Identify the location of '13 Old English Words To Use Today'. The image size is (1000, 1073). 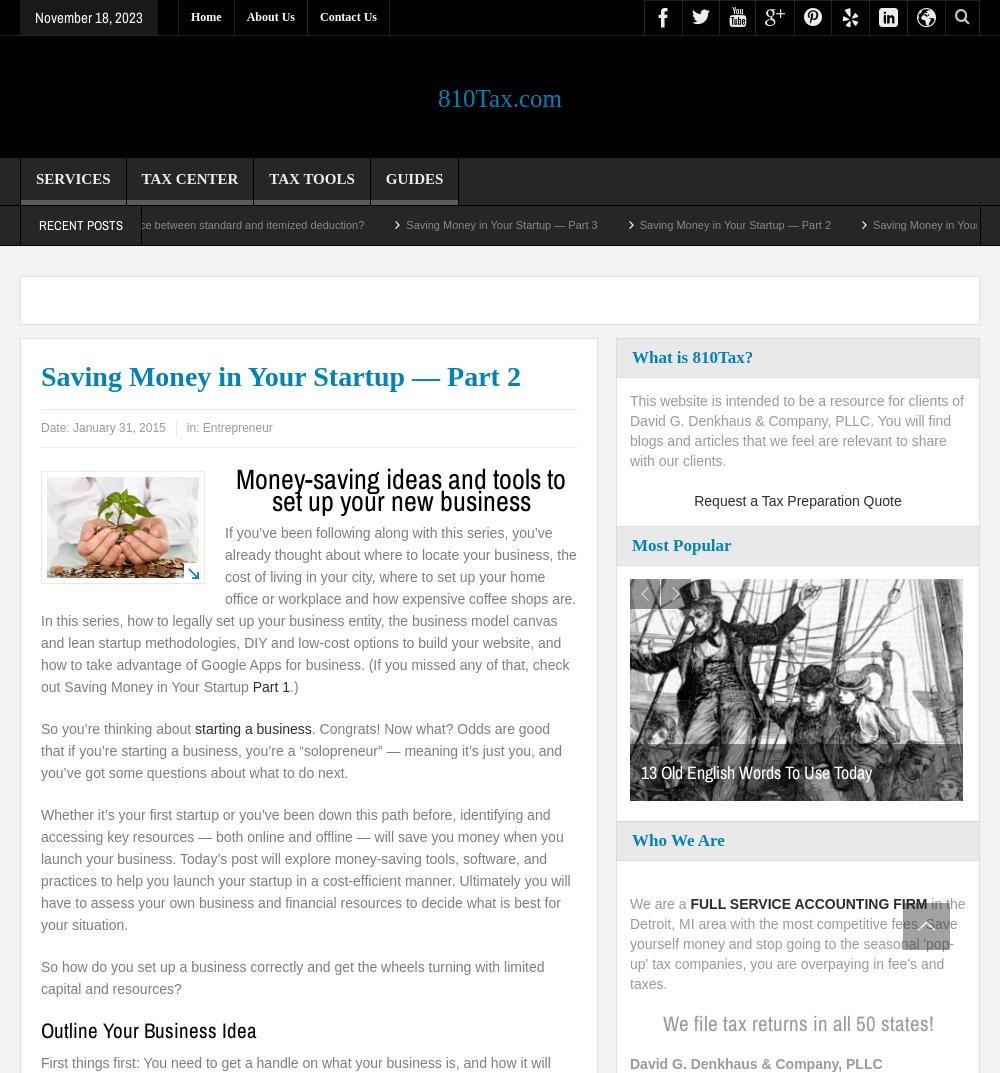
(756, 777).